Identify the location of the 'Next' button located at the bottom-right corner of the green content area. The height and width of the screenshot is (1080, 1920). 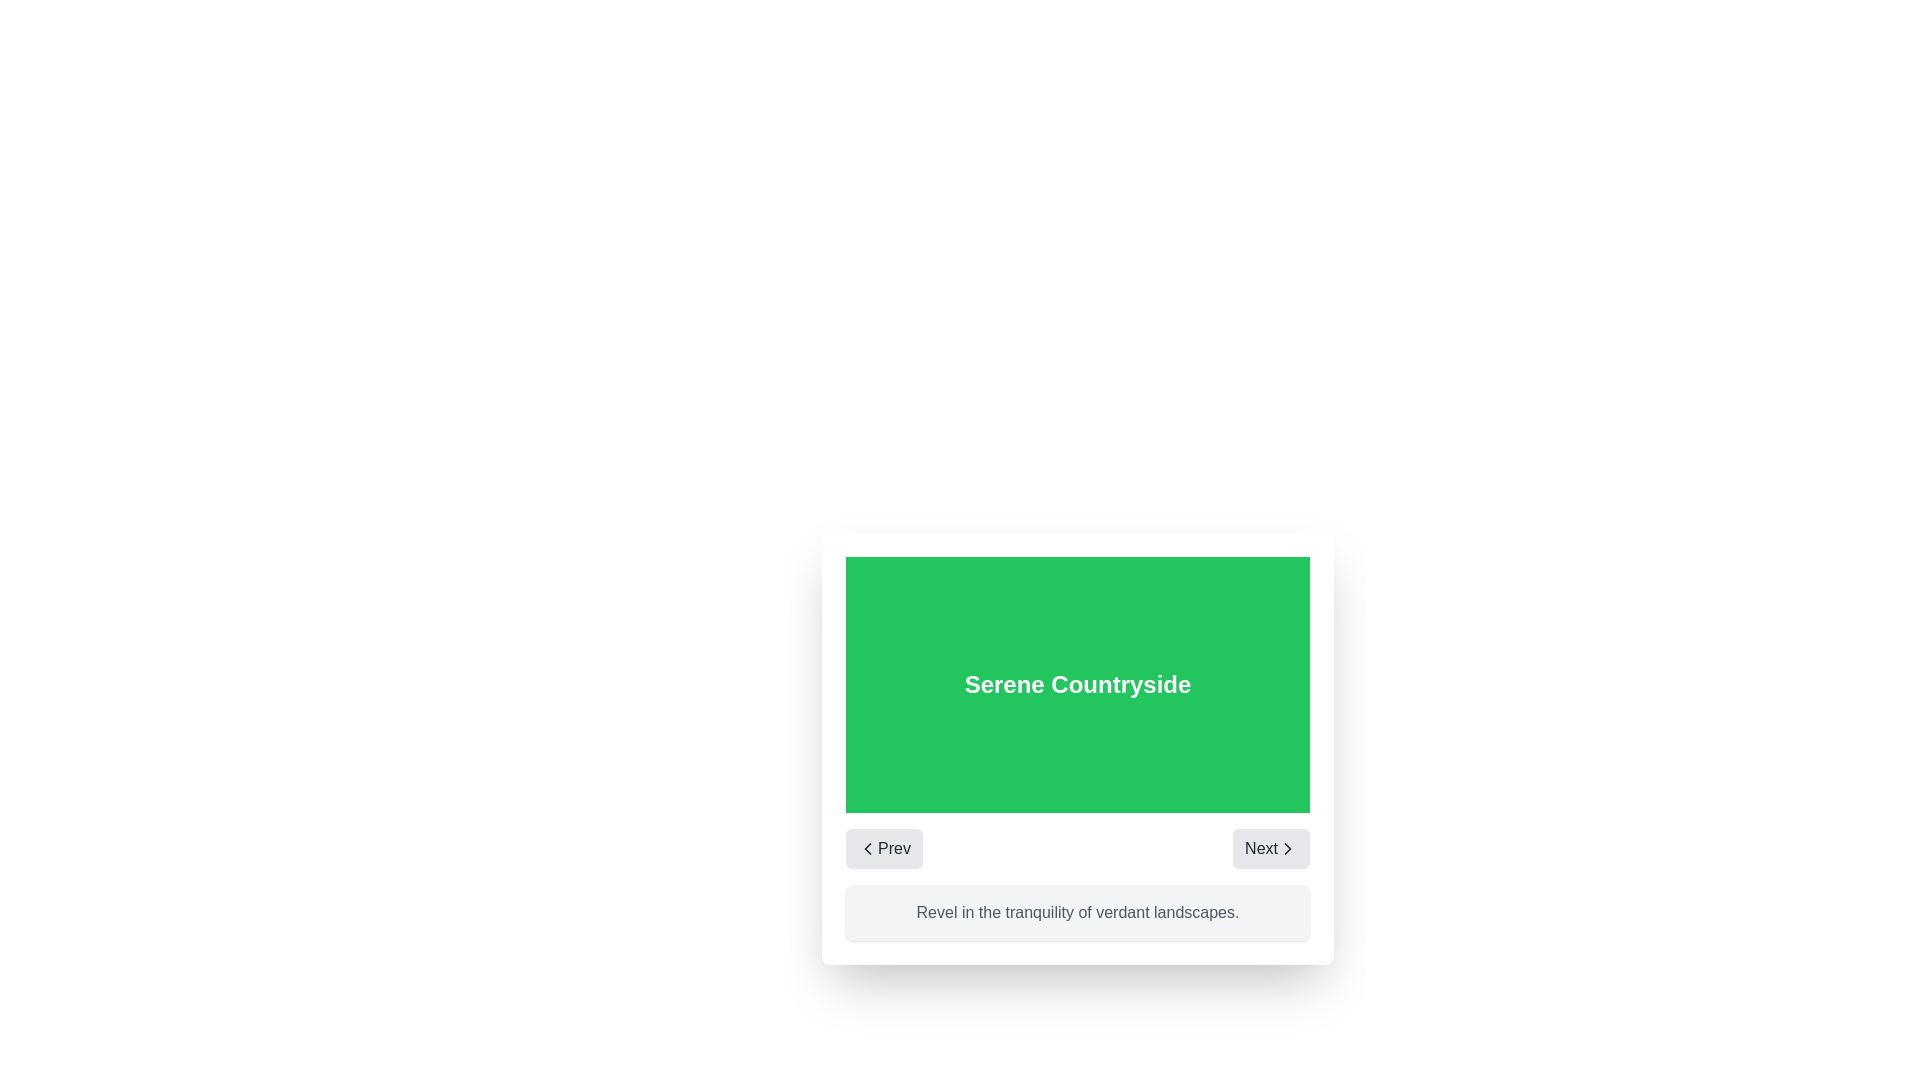
(1260, 848).